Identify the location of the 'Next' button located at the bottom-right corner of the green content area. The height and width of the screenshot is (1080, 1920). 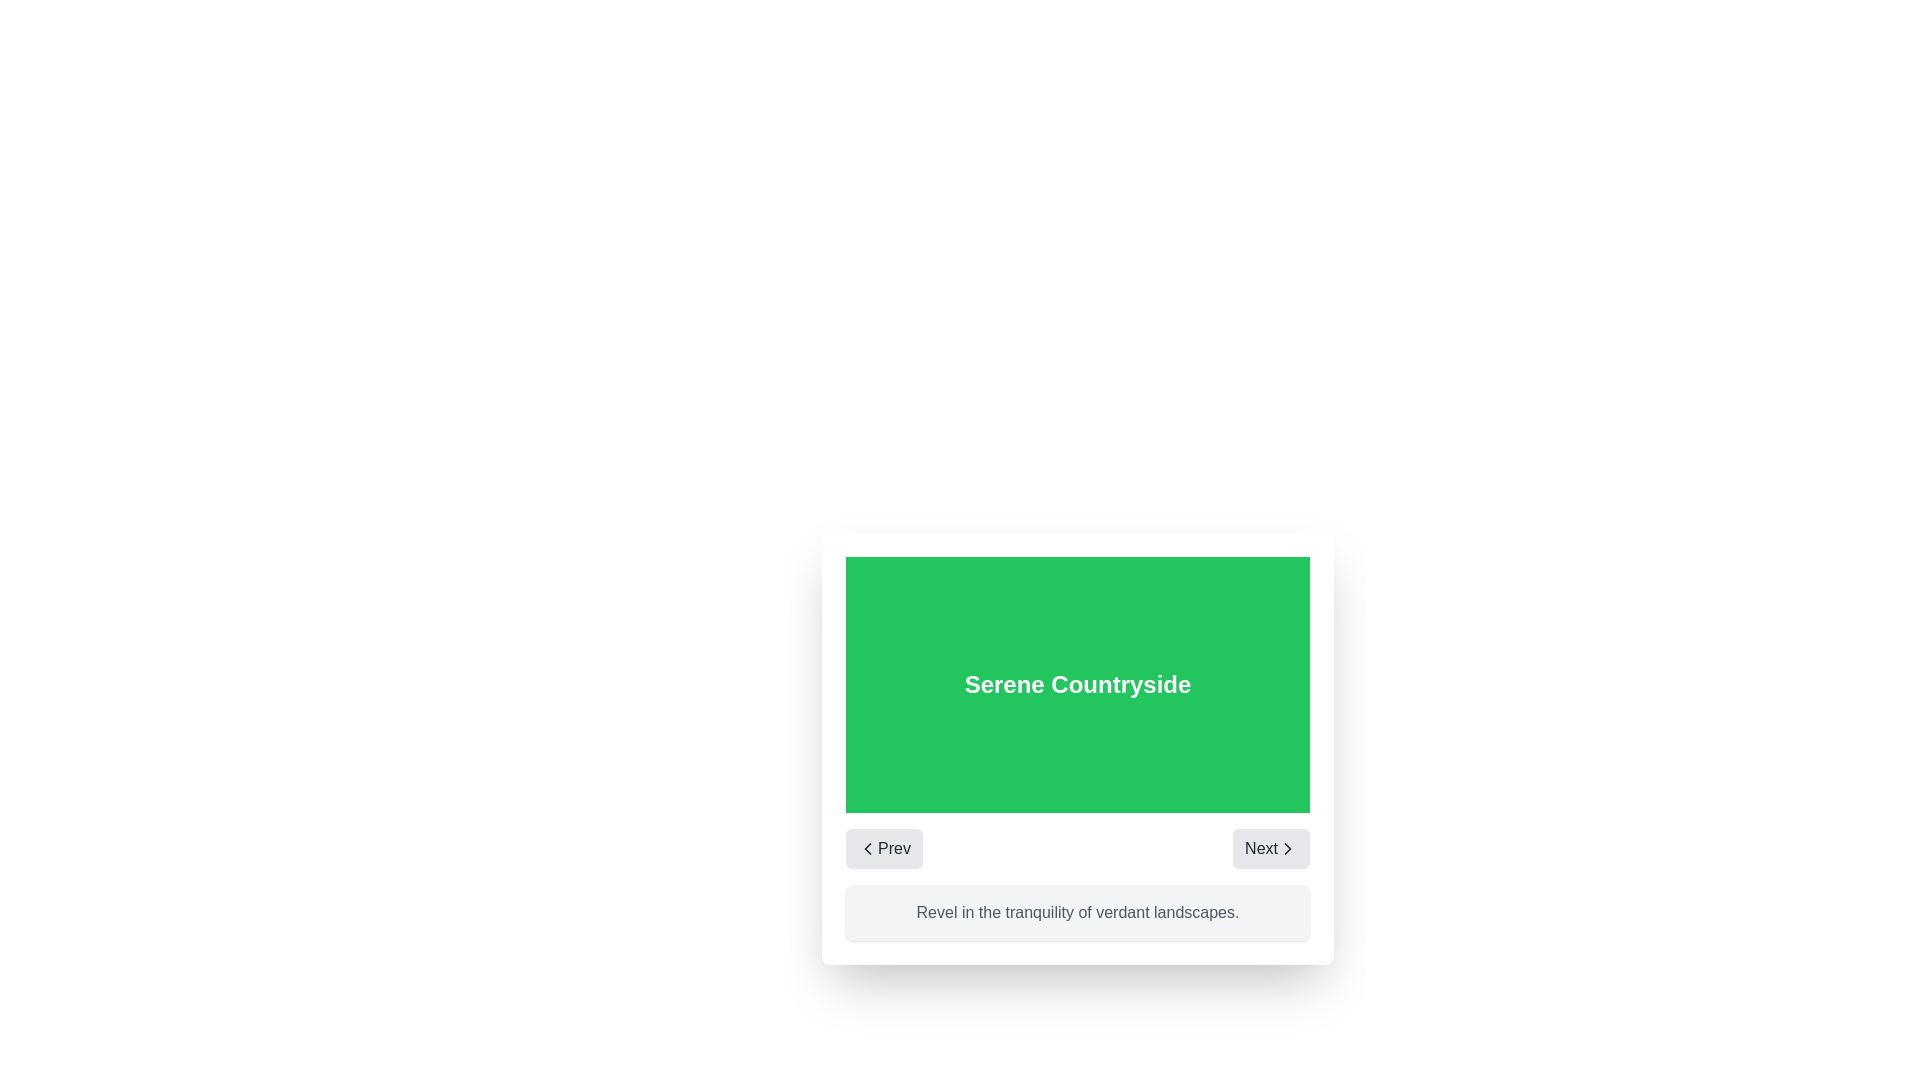
(1260, 848).